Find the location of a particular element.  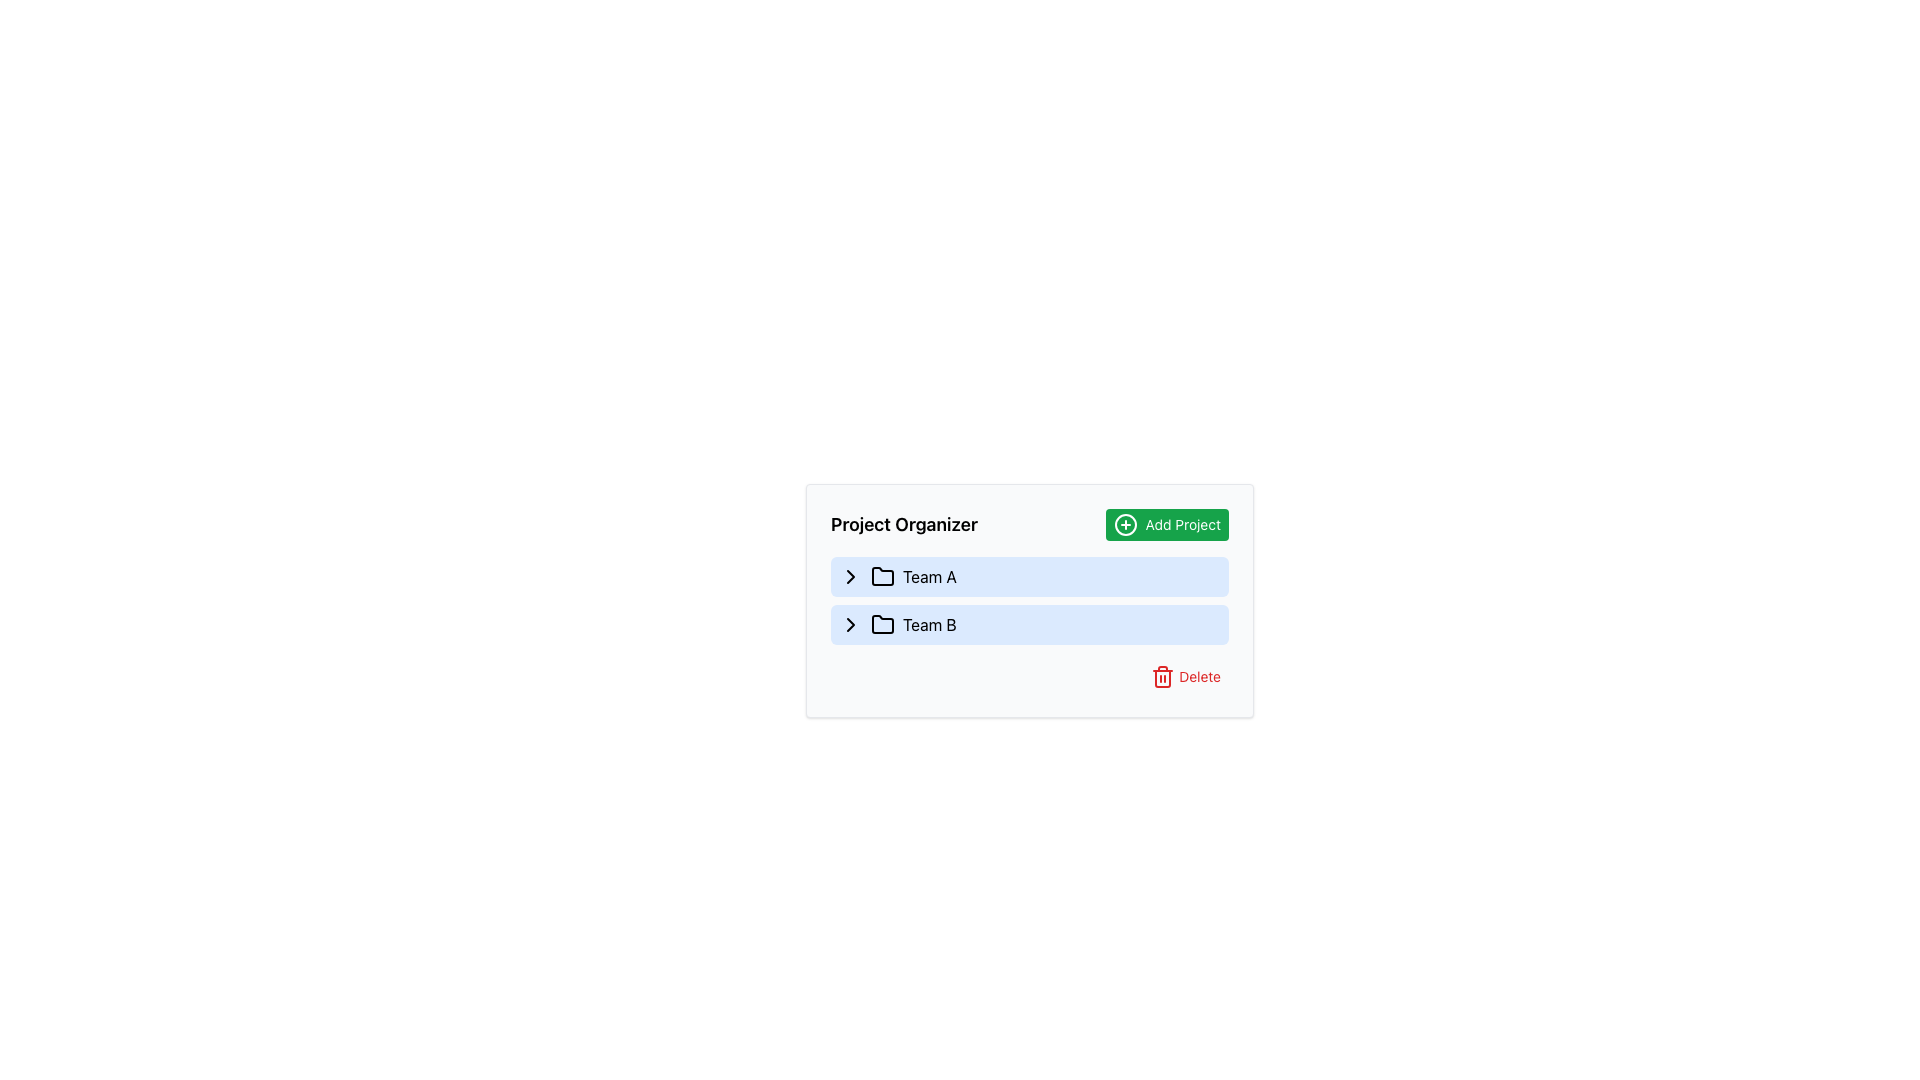

the Text Label that contains the text 'Project Organizer', which is styled in bold and large font, located on the left side of a header-like section is located at coordinates (903, 523).